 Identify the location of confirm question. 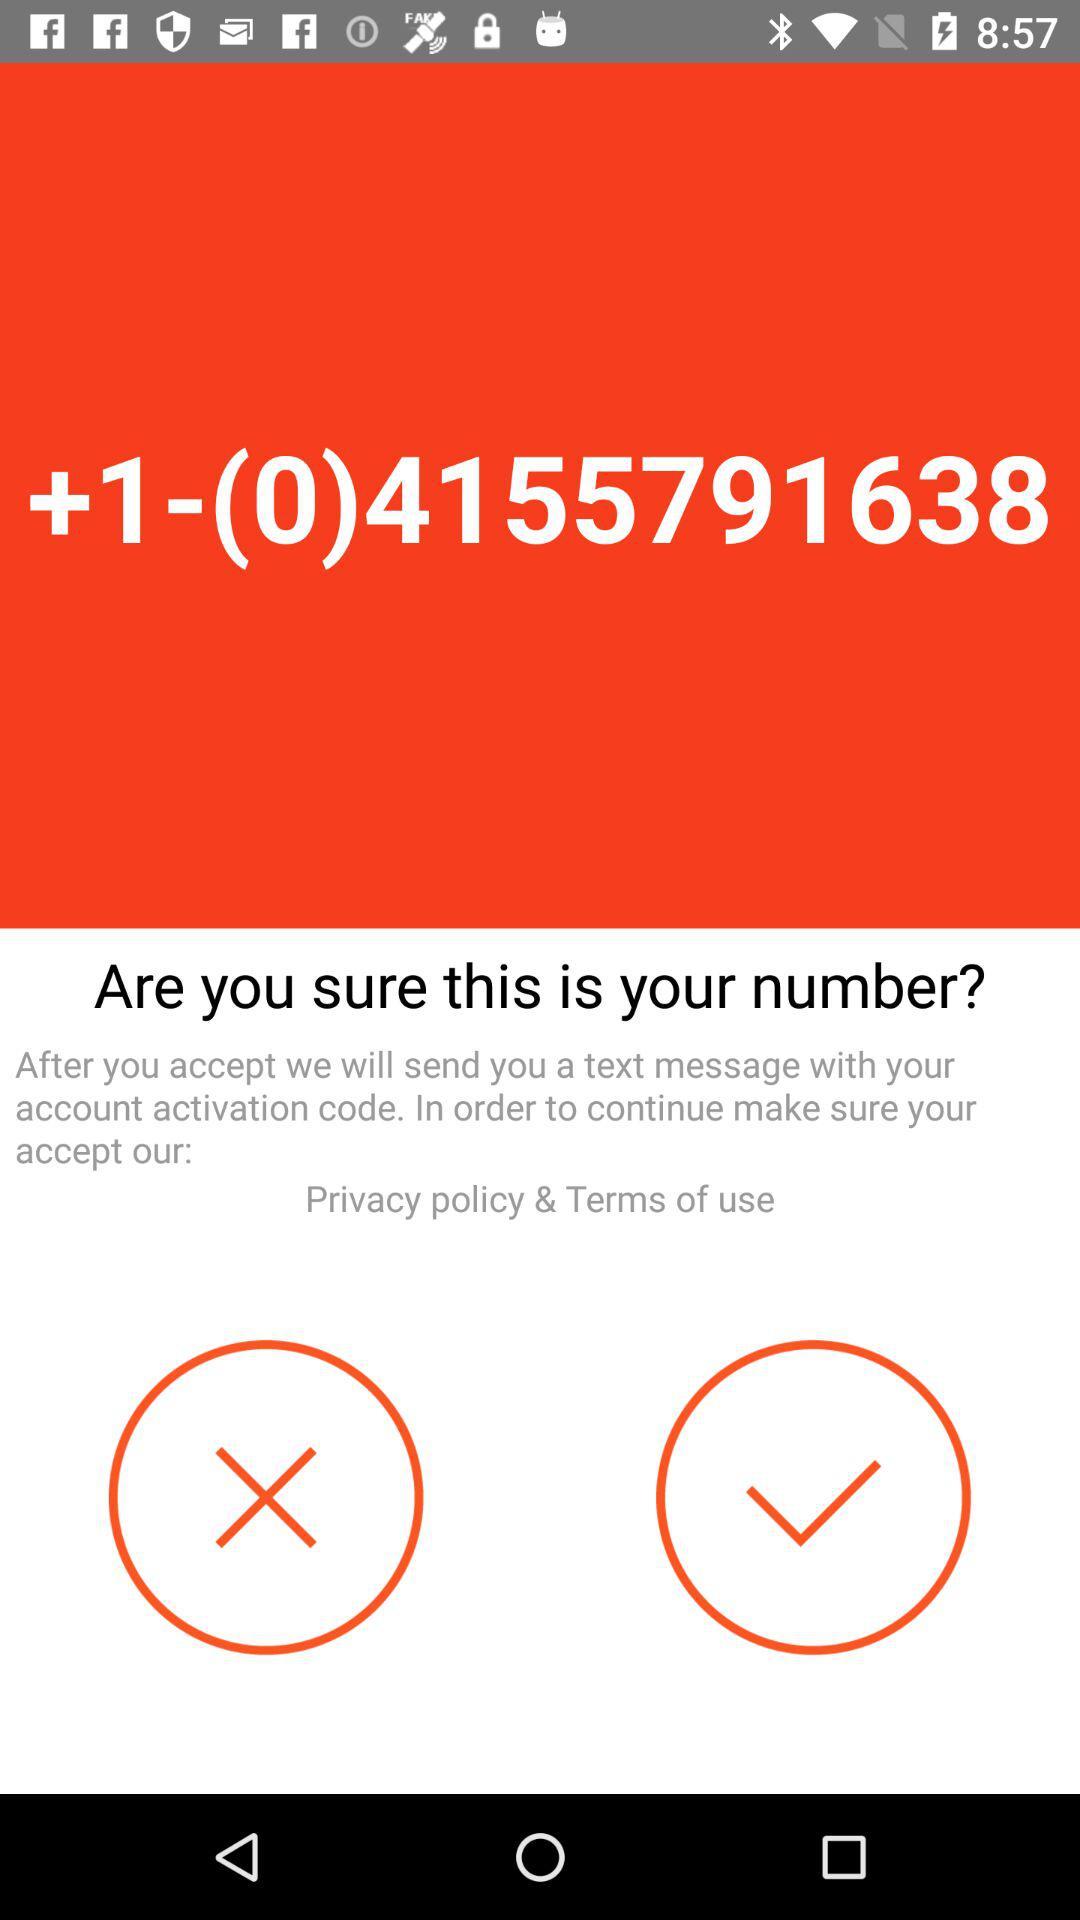
(813, 1497).